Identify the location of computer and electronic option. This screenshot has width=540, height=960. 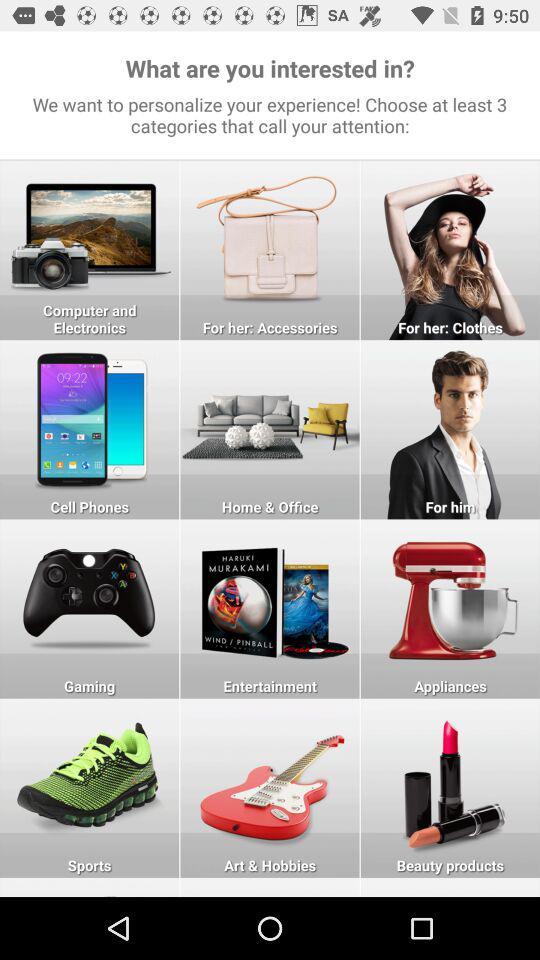
(88, 249).